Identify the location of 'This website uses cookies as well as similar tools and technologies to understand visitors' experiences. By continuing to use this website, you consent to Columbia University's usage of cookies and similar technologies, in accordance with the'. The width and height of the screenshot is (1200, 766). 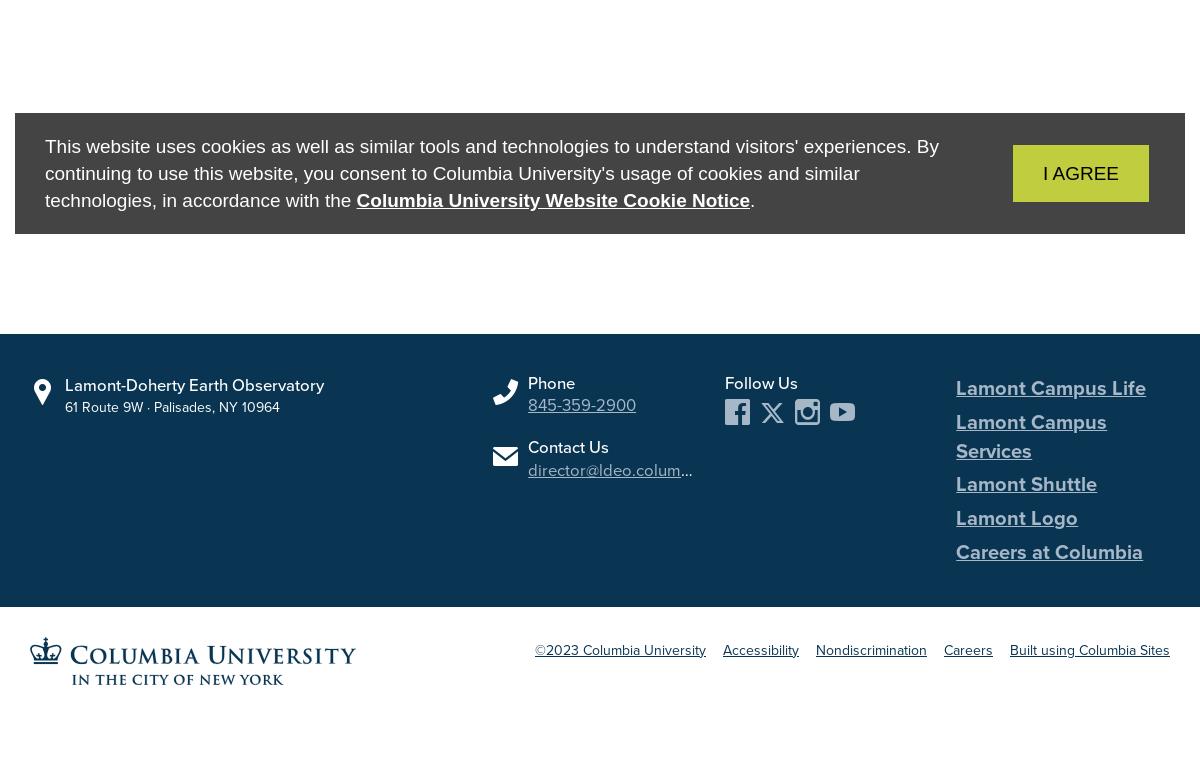
(490, 171).